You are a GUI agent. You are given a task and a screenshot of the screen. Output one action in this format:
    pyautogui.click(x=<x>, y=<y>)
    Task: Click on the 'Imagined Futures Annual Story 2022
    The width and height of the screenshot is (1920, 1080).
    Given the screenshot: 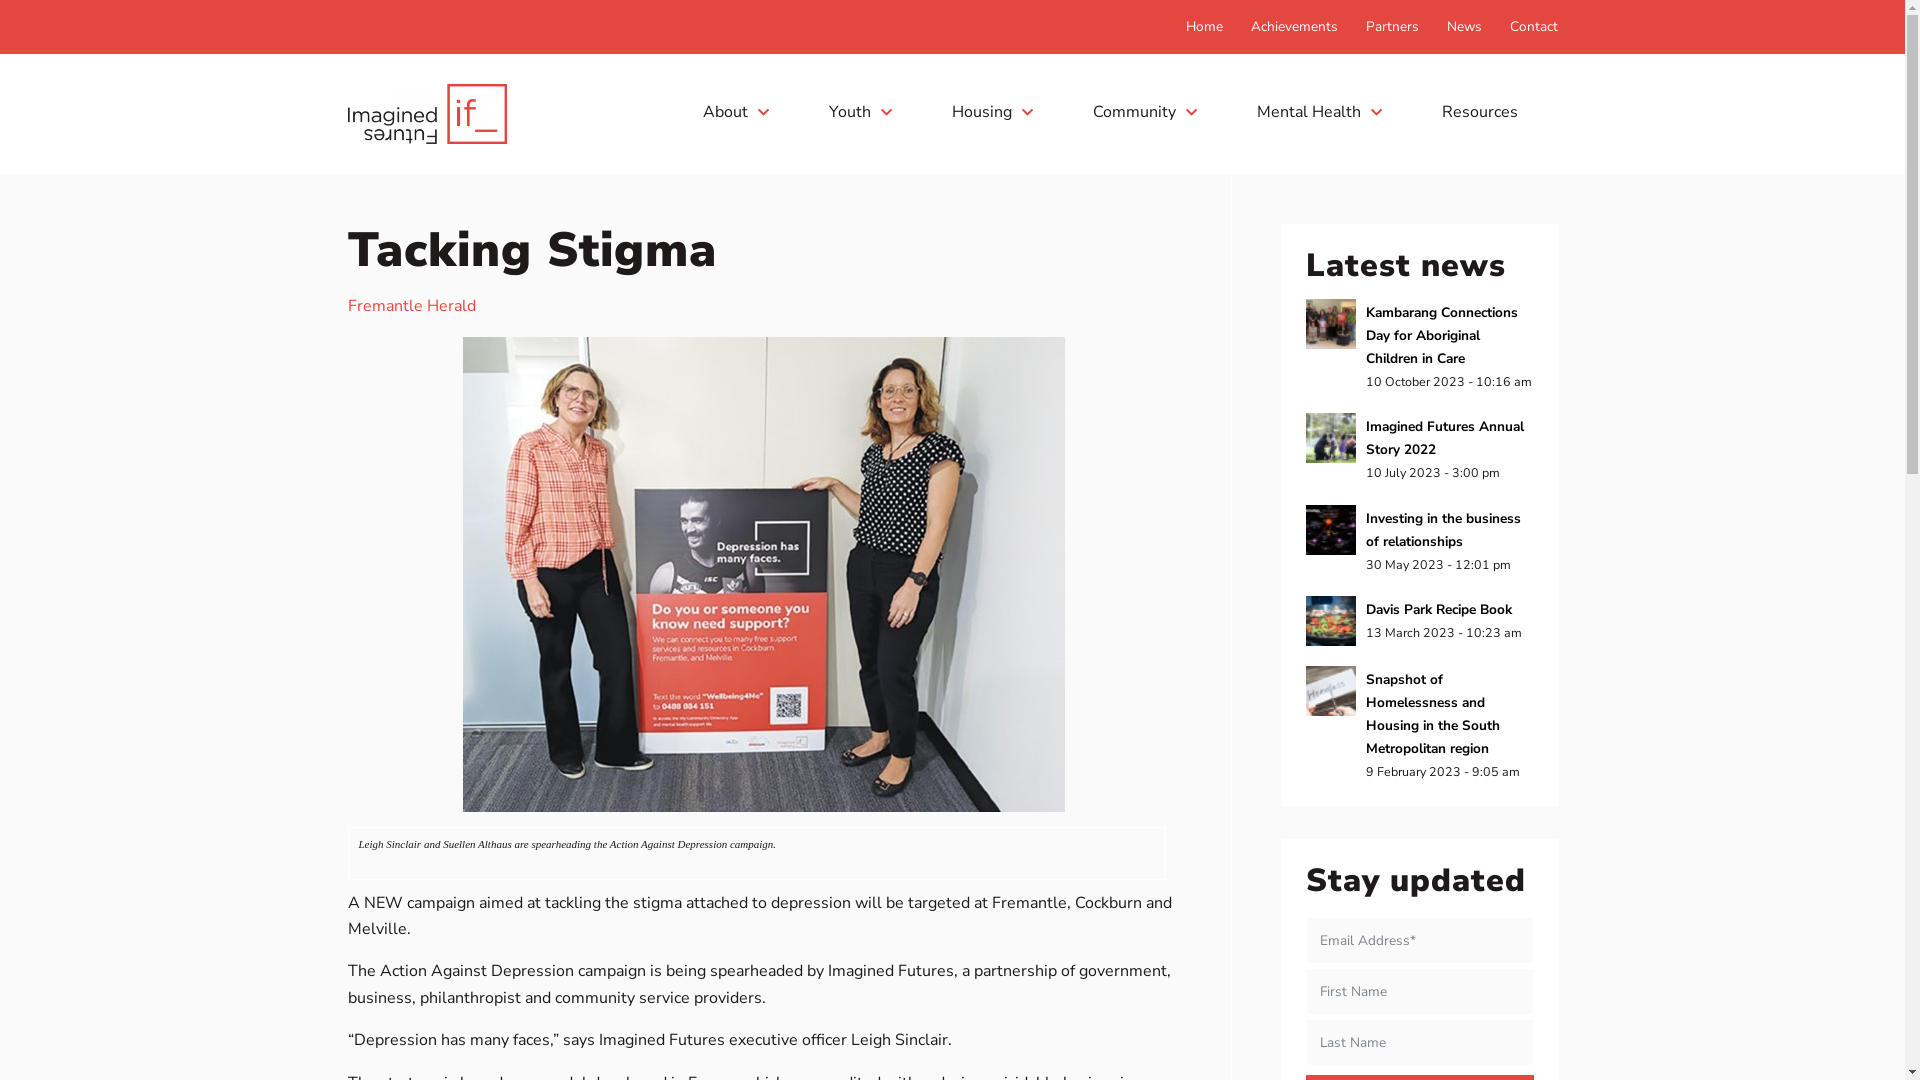 What is the action you would take?
    pyautogui.click(x=1305, y=447)
    